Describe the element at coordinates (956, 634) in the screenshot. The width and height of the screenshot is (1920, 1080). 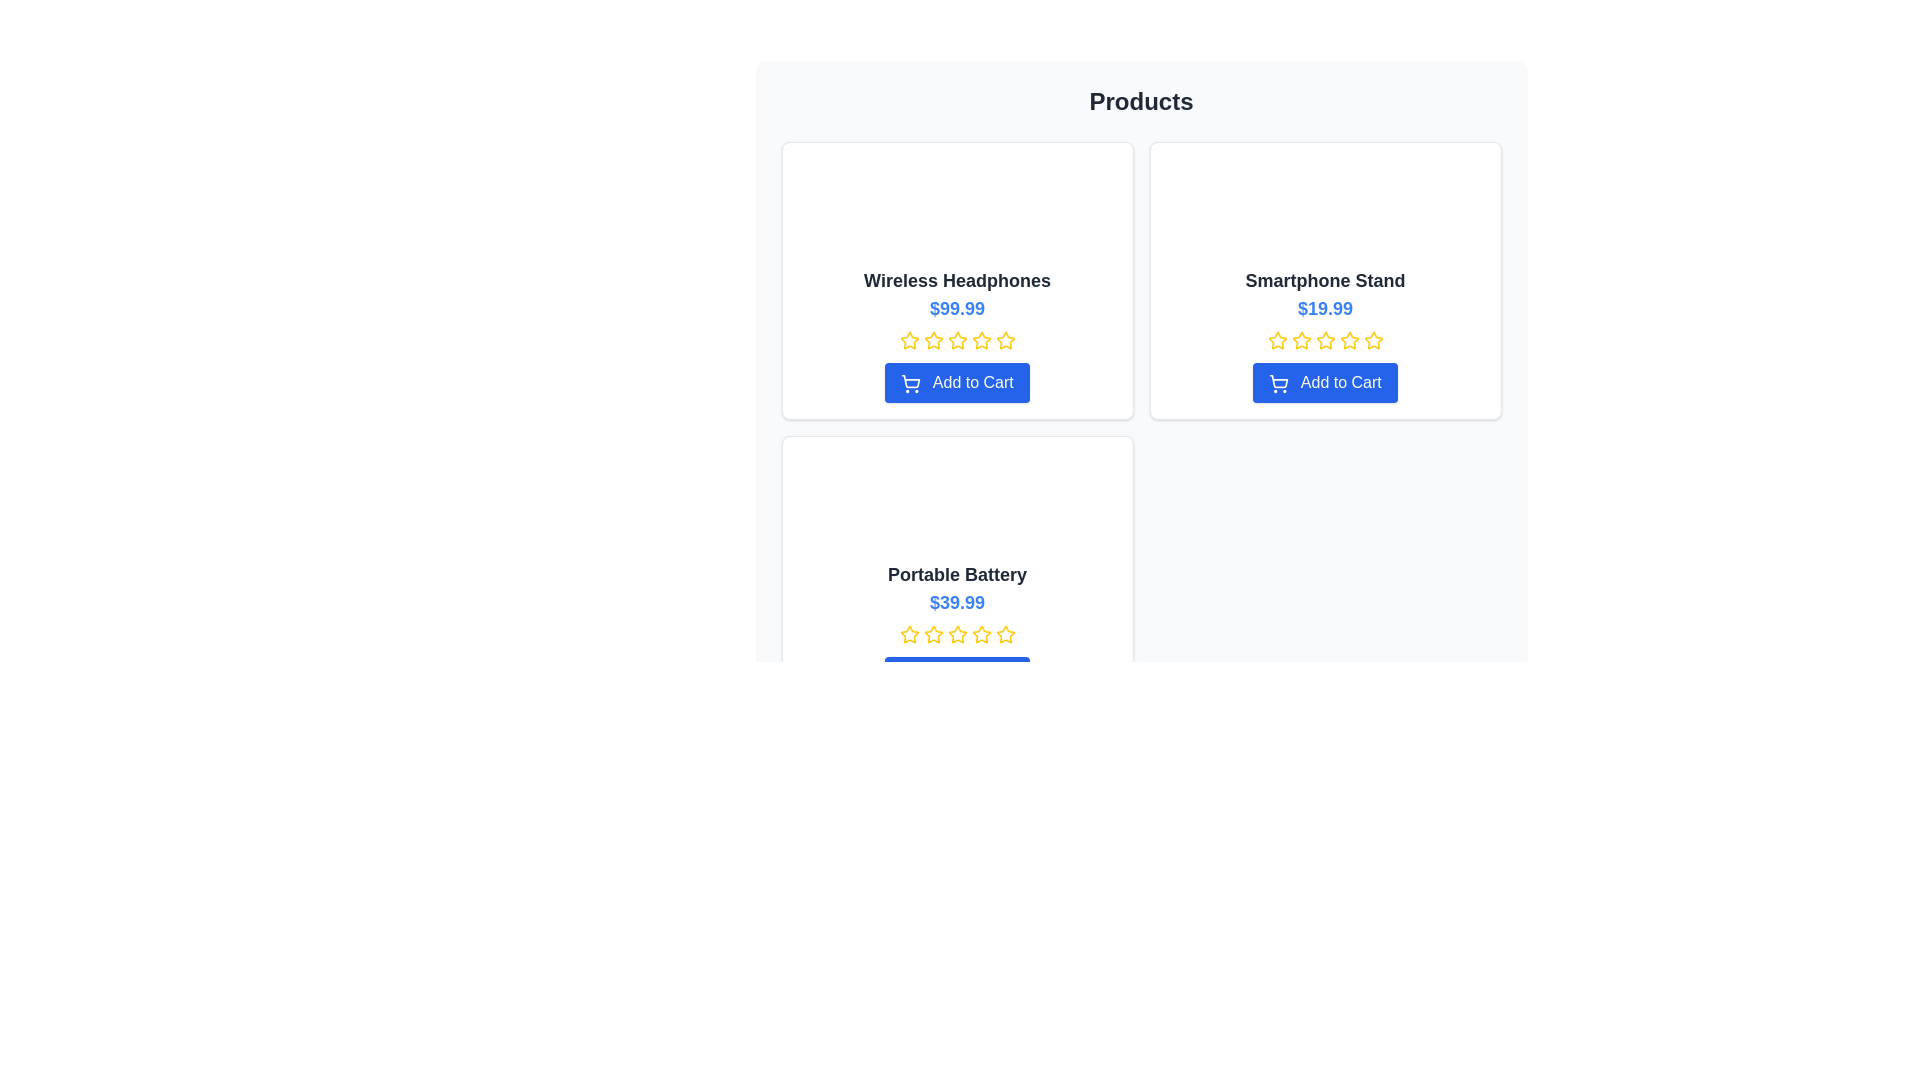
I see `the fourth star in the star rating icon section` at that location.